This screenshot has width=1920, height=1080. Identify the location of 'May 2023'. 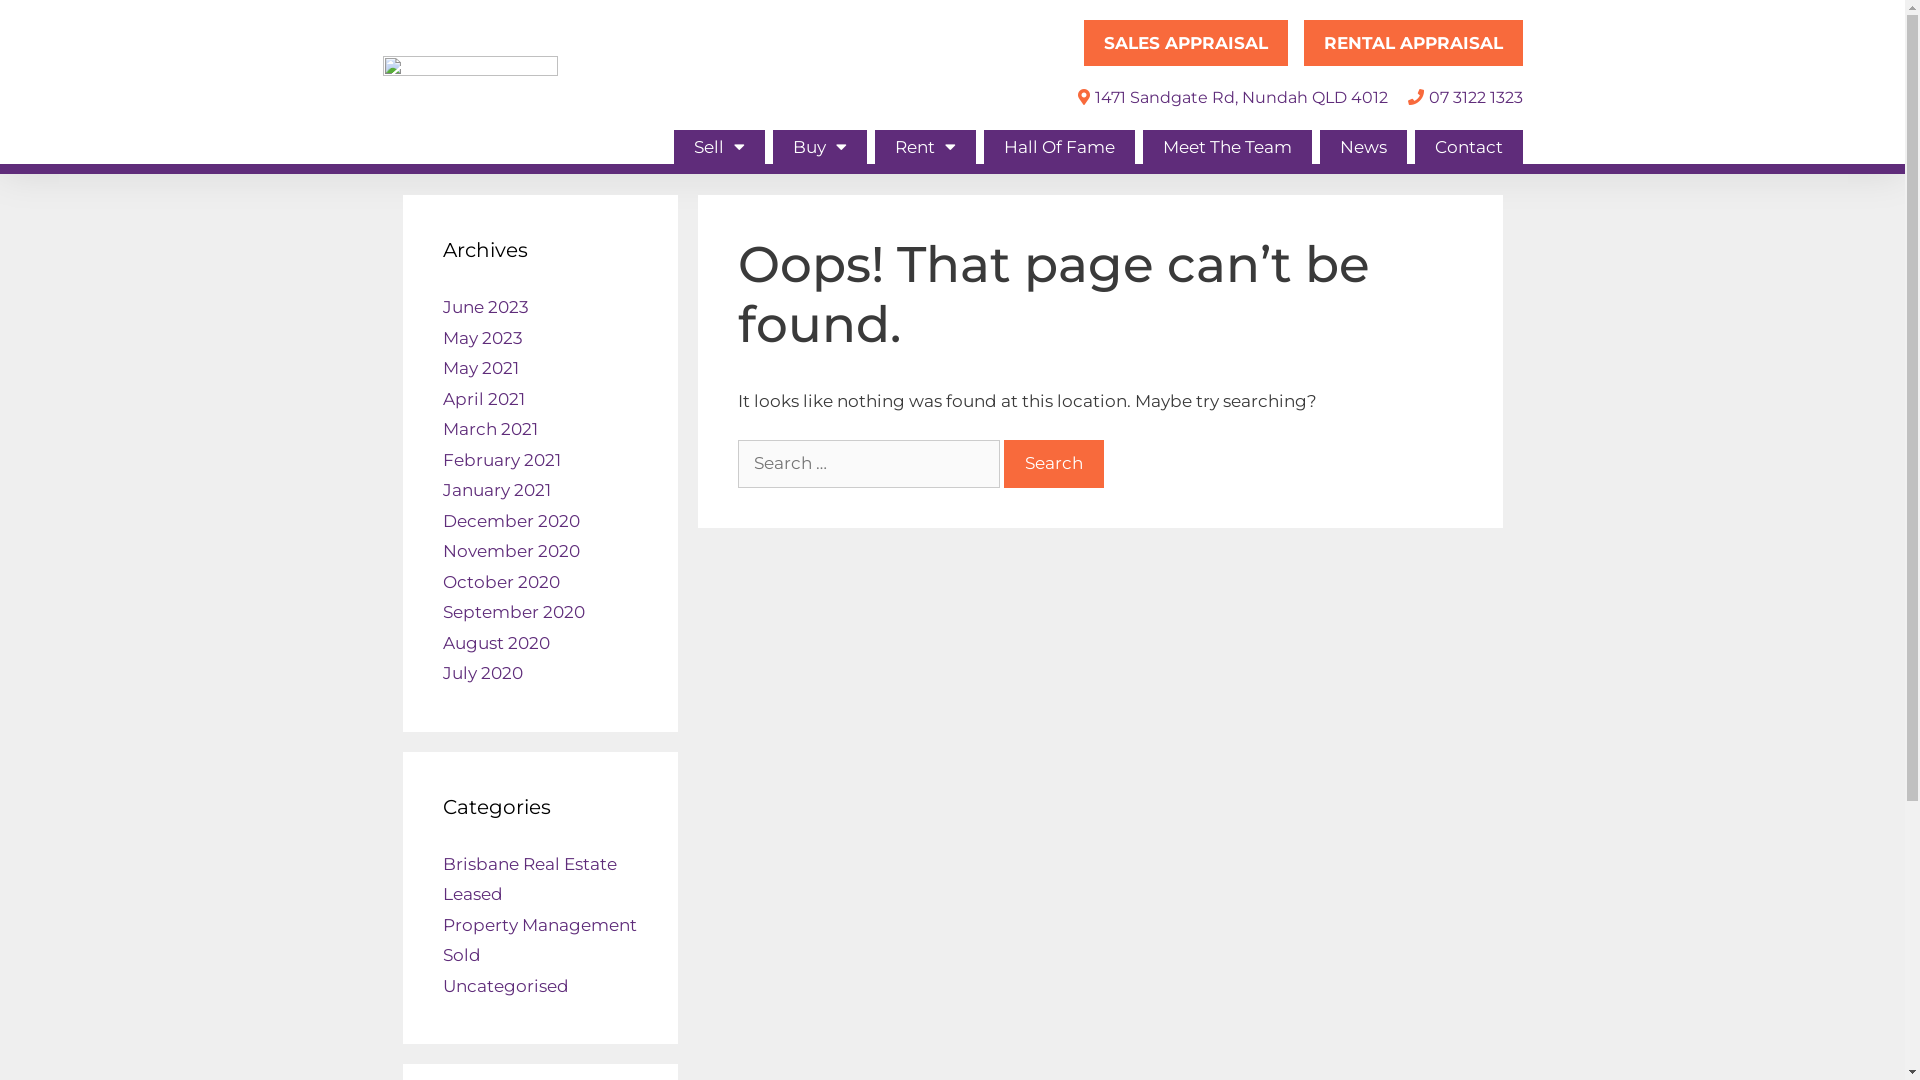
(481, 337).